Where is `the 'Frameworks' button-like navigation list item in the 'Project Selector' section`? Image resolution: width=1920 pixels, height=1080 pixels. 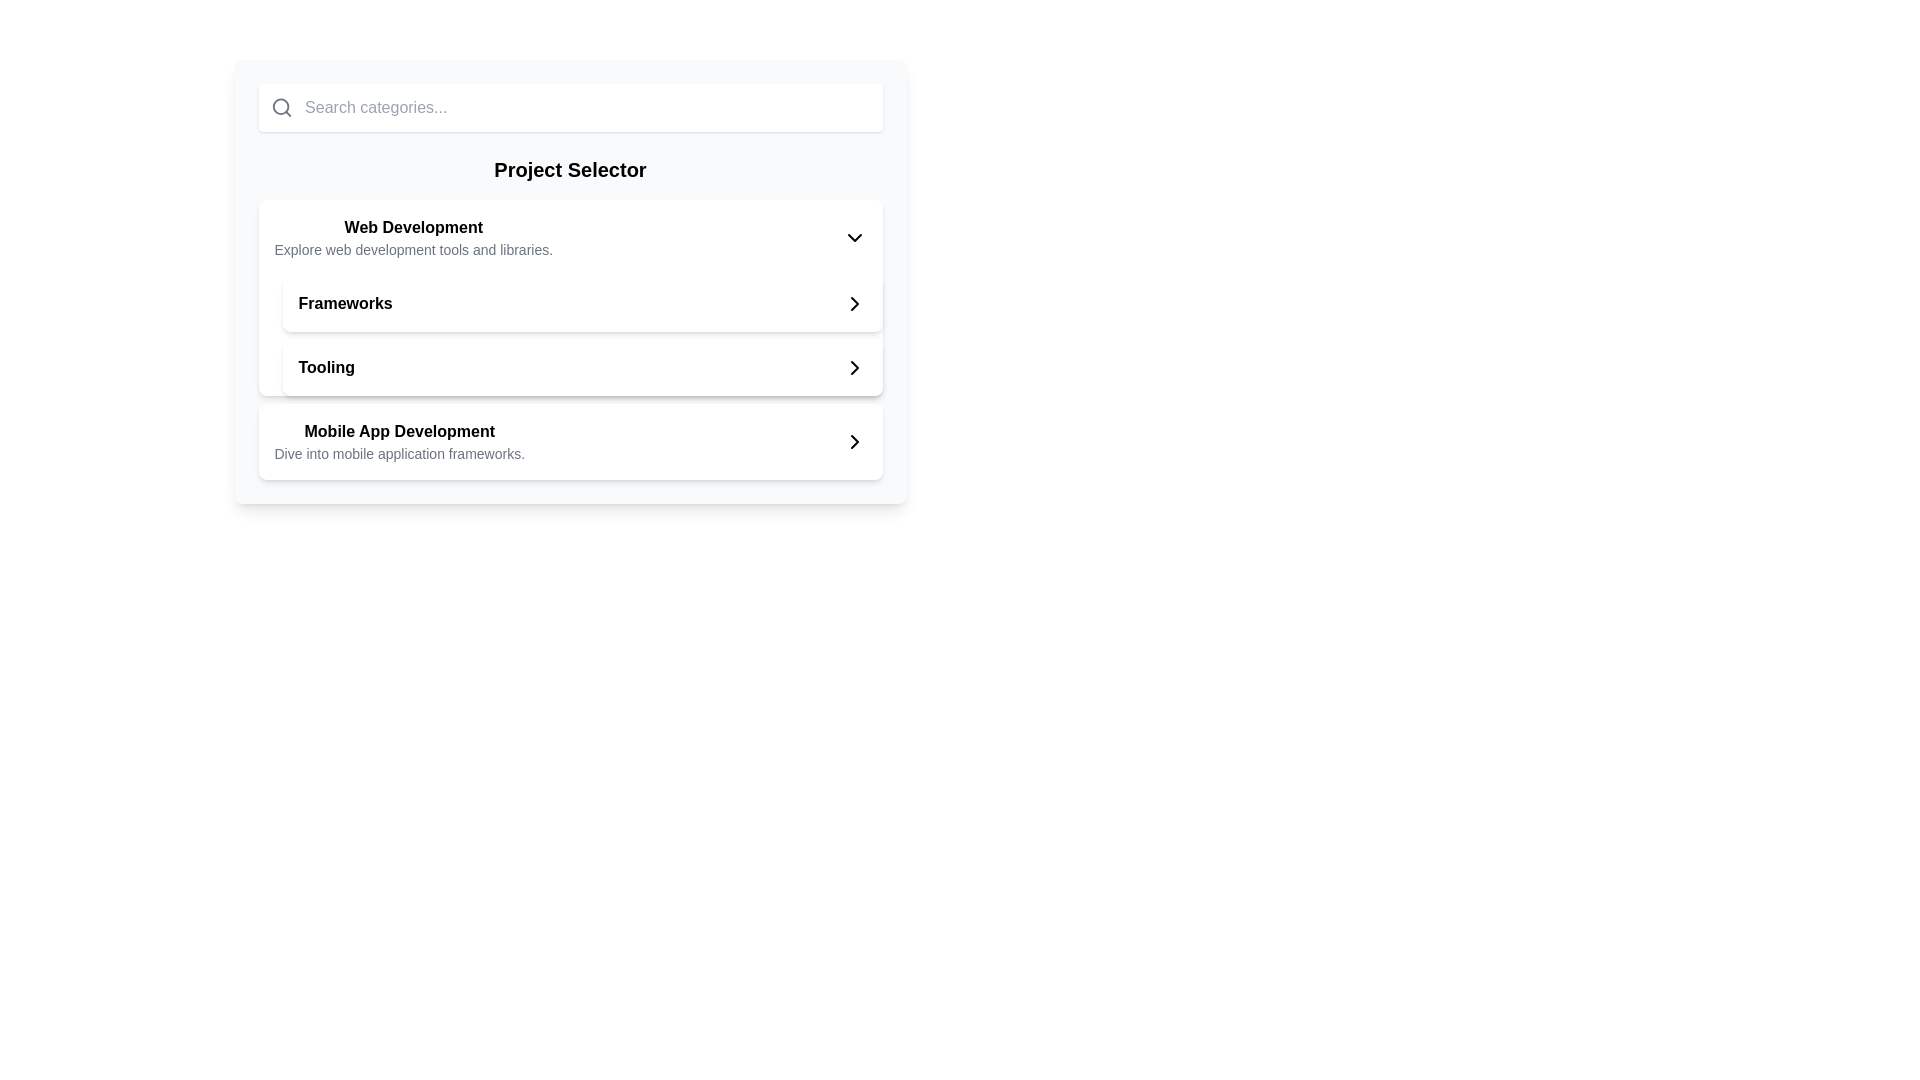 the 'Frameworks' button-like navigation list item in the 'Project Selector' section is located at coordinates (581, 304).